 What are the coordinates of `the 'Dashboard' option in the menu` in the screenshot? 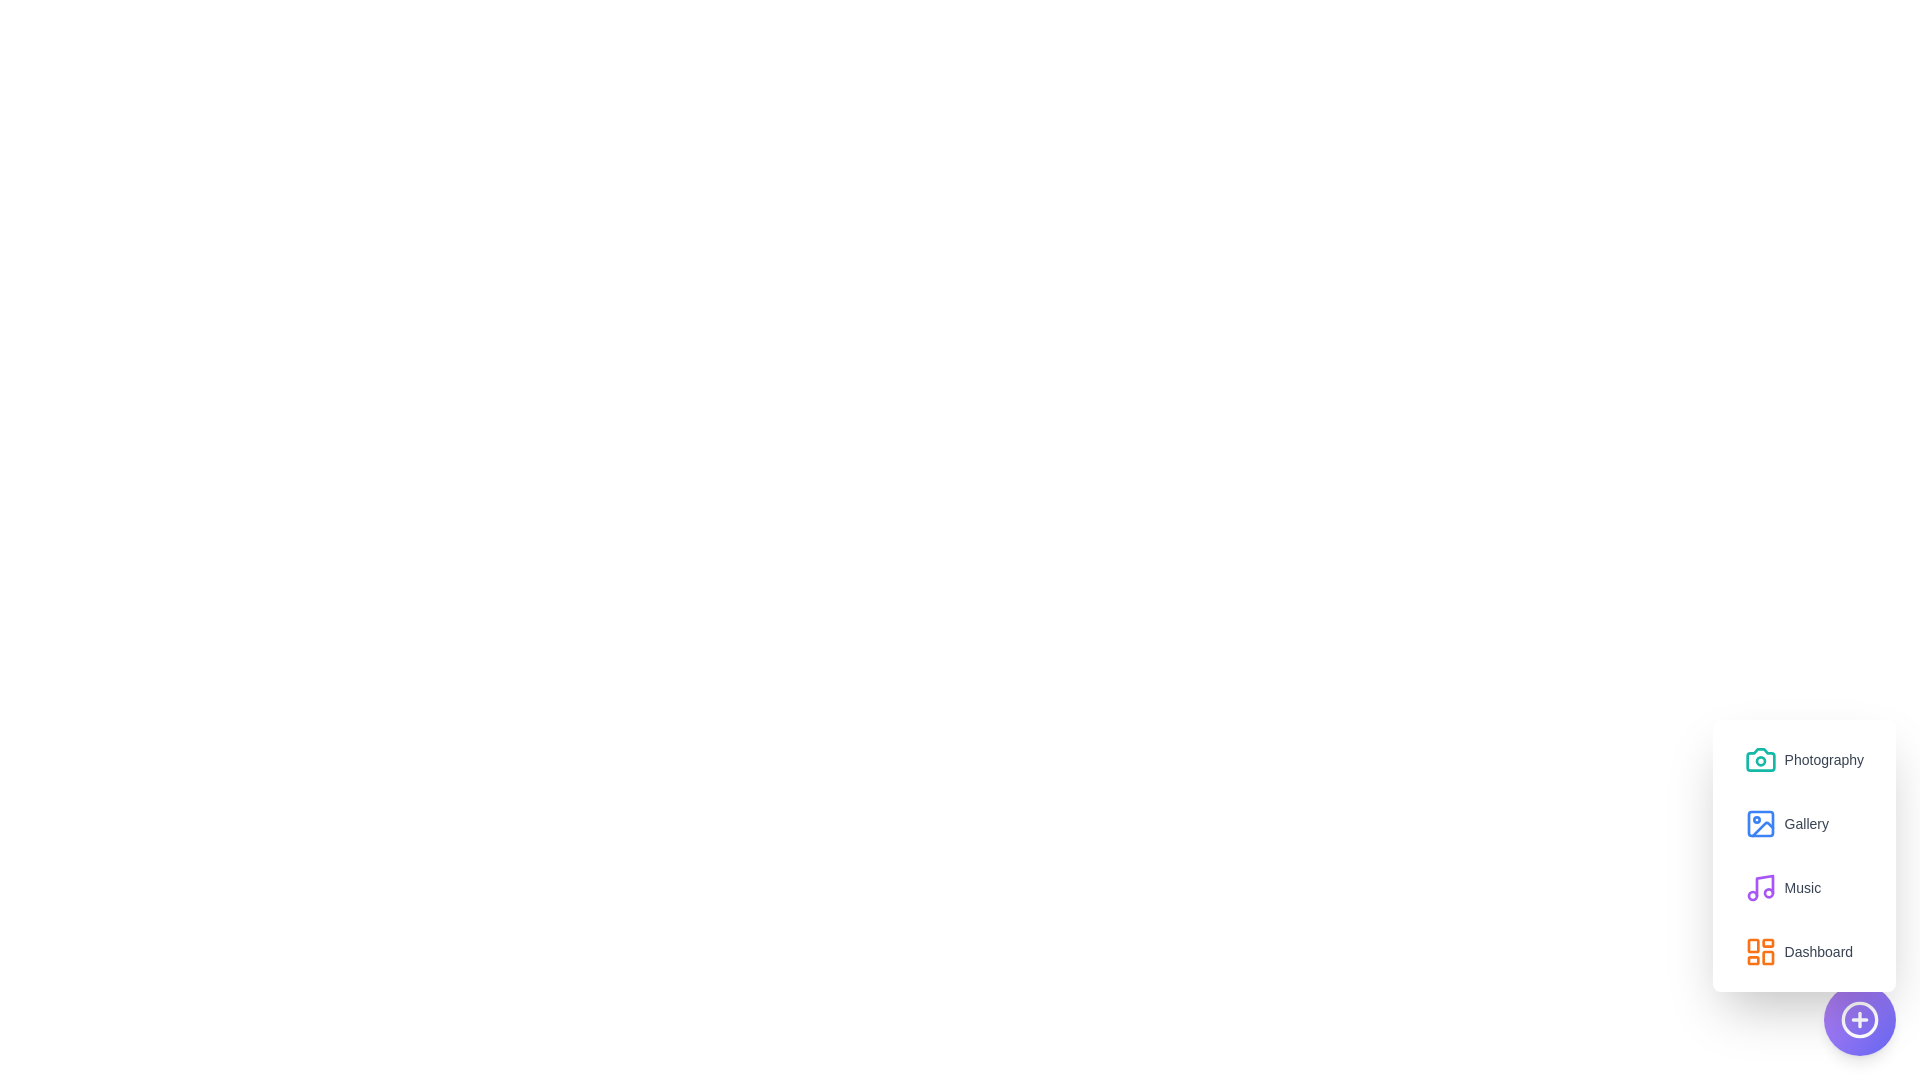 It's located at (1798, 951).